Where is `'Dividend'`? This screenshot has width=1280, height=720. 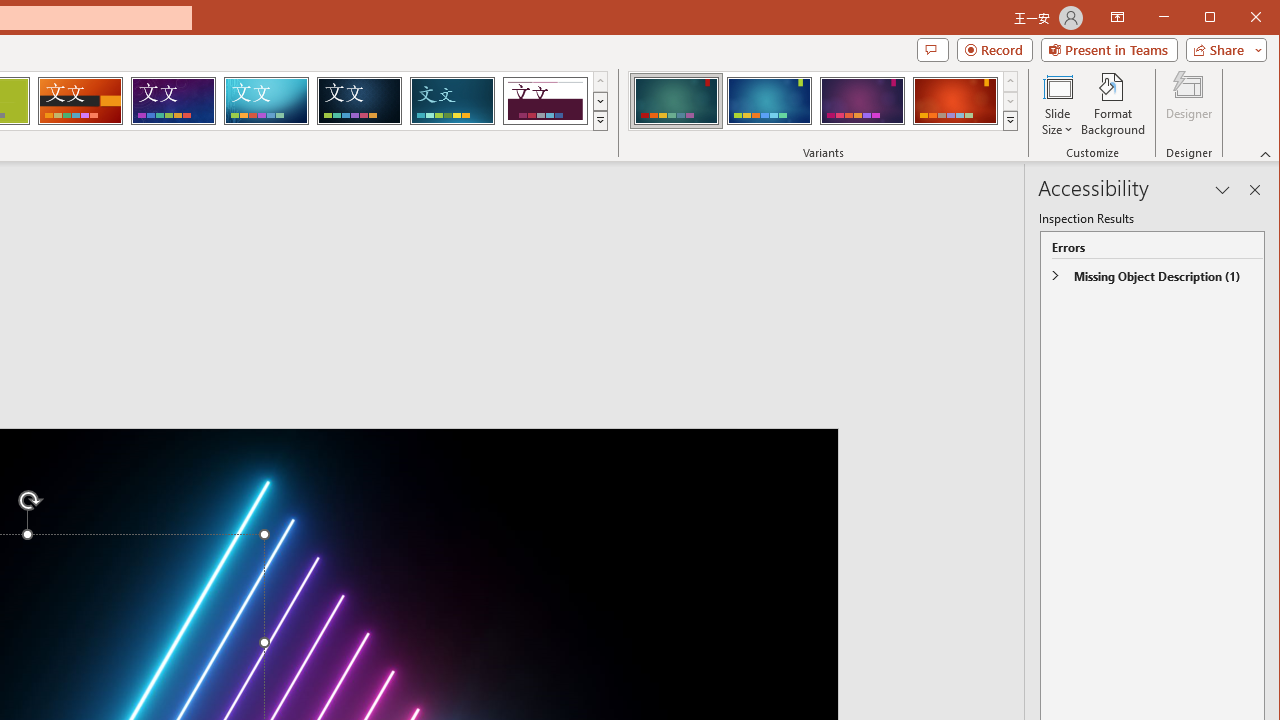
'Dividend' is located at coordinates (545, 100).